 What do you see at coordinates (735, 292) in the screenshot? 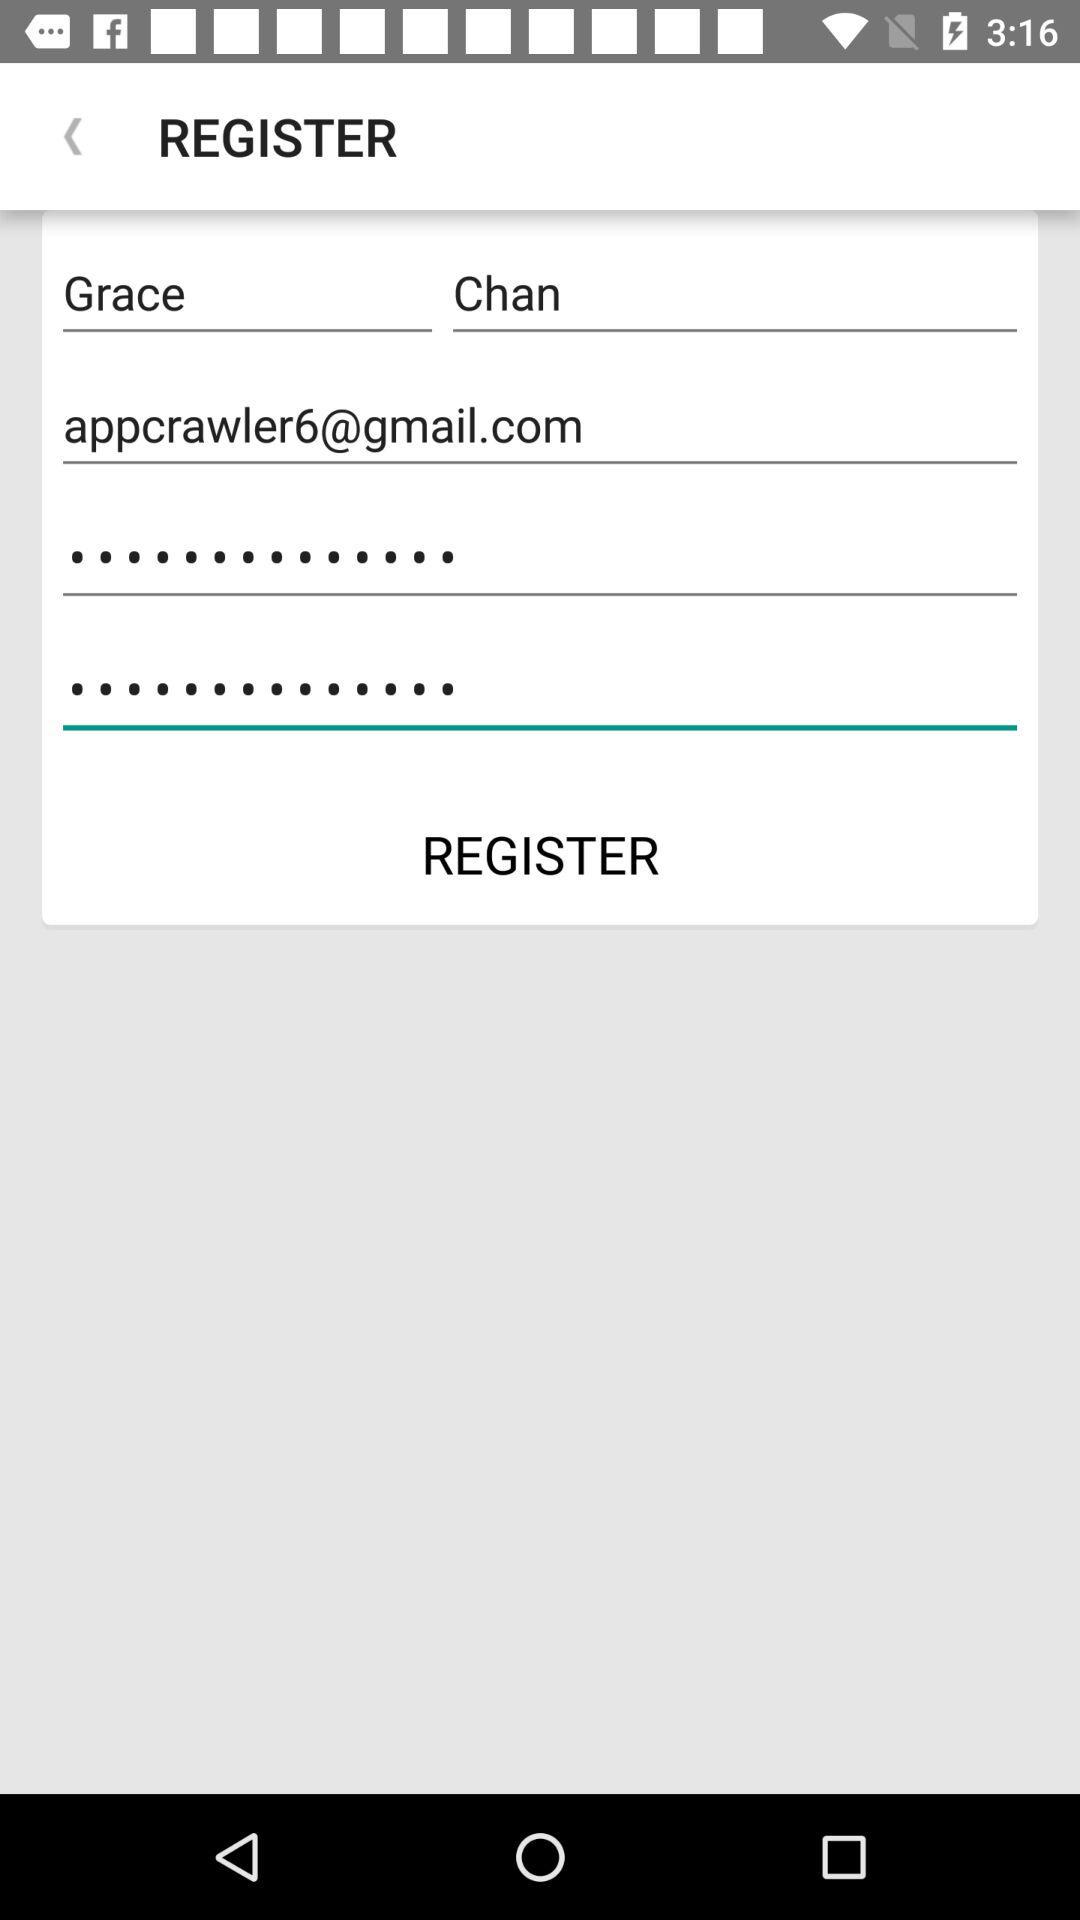
I see `item to the right of grace icon` at bounding box center [735, 292].